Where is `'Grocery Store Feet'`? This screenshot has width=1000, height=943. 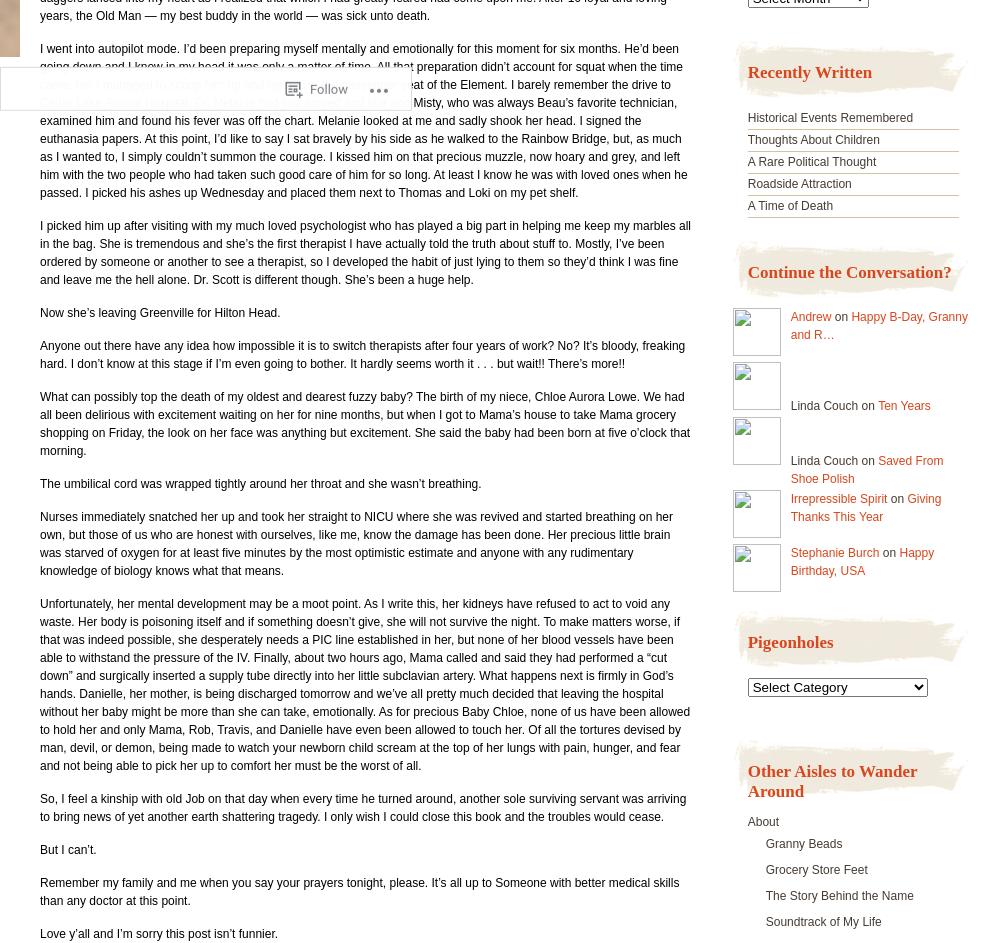 'Grocery Store Feet' is located at coordinates (815, 870).